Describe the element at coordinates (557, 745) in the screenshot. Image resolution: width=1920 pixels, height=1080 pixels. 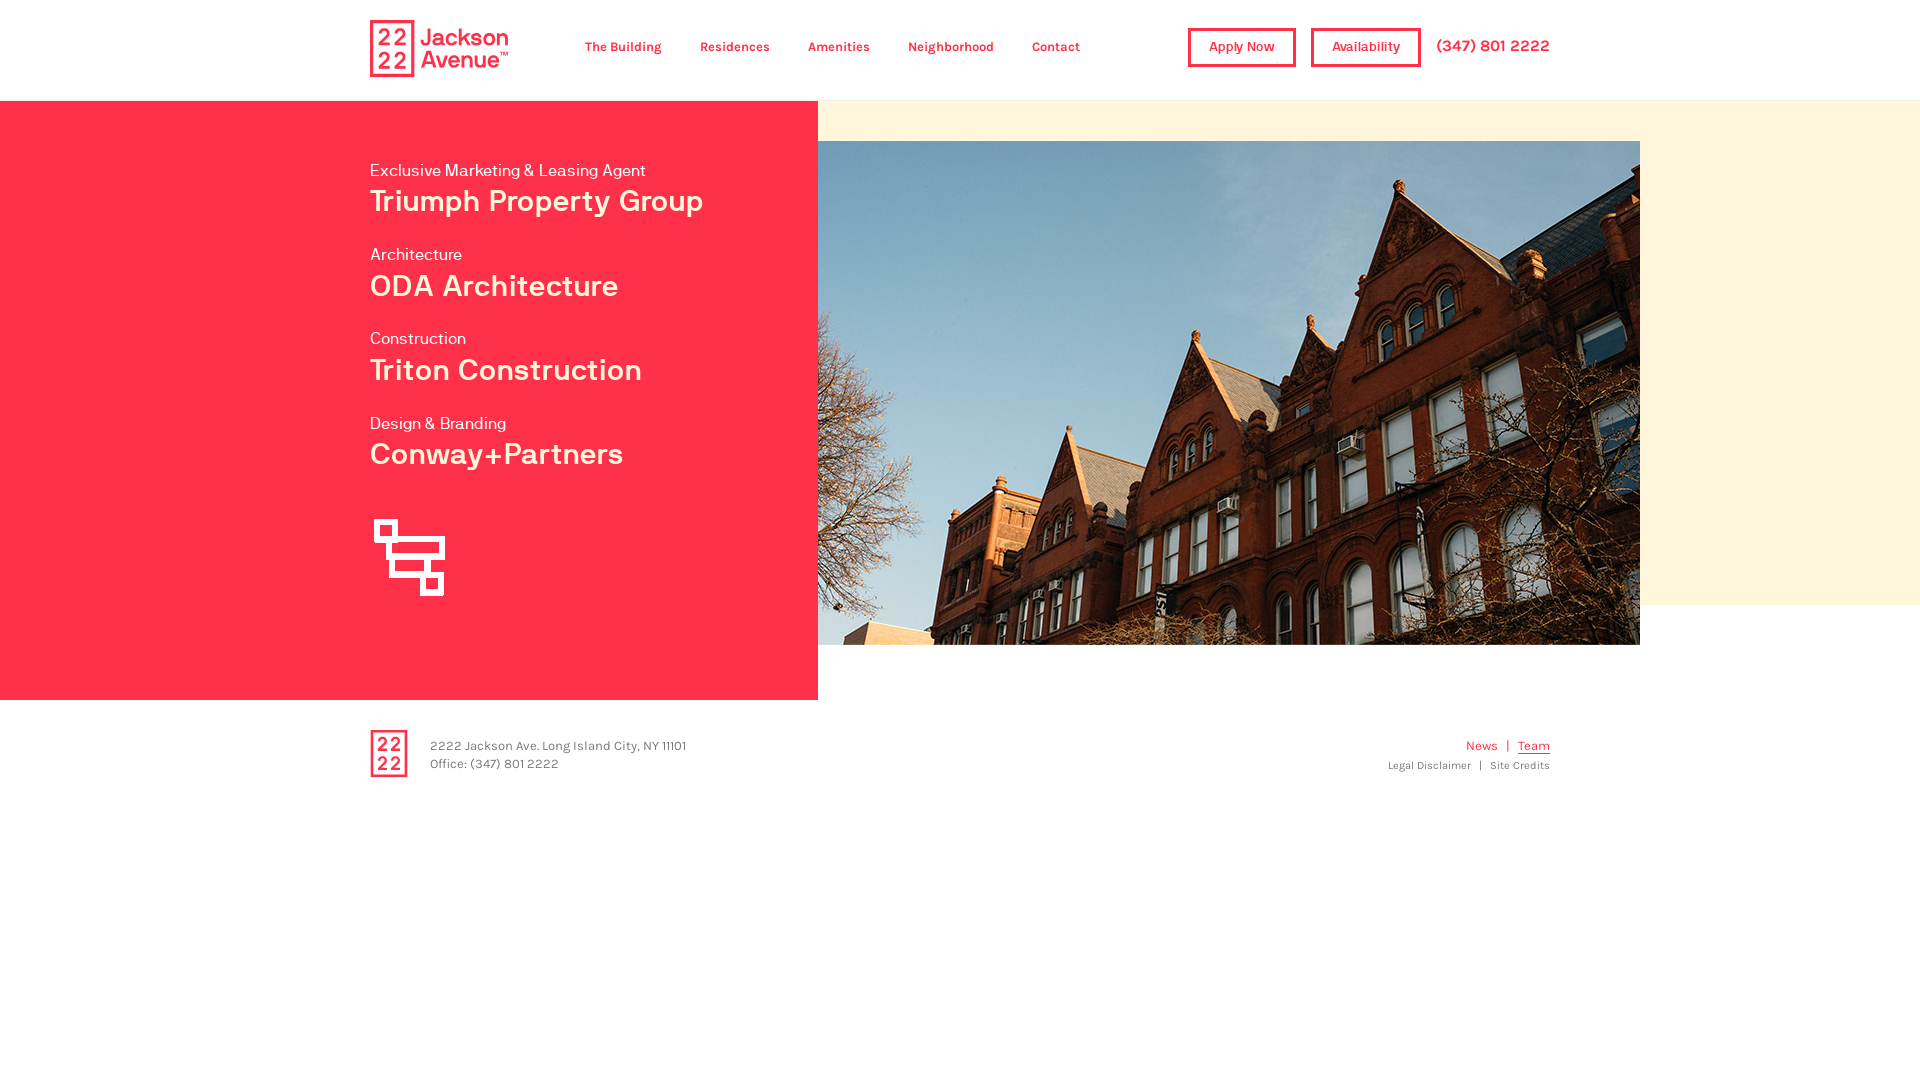
I see `'2222 Jackson Ave. Long Island City, NY 11101'` at that location.